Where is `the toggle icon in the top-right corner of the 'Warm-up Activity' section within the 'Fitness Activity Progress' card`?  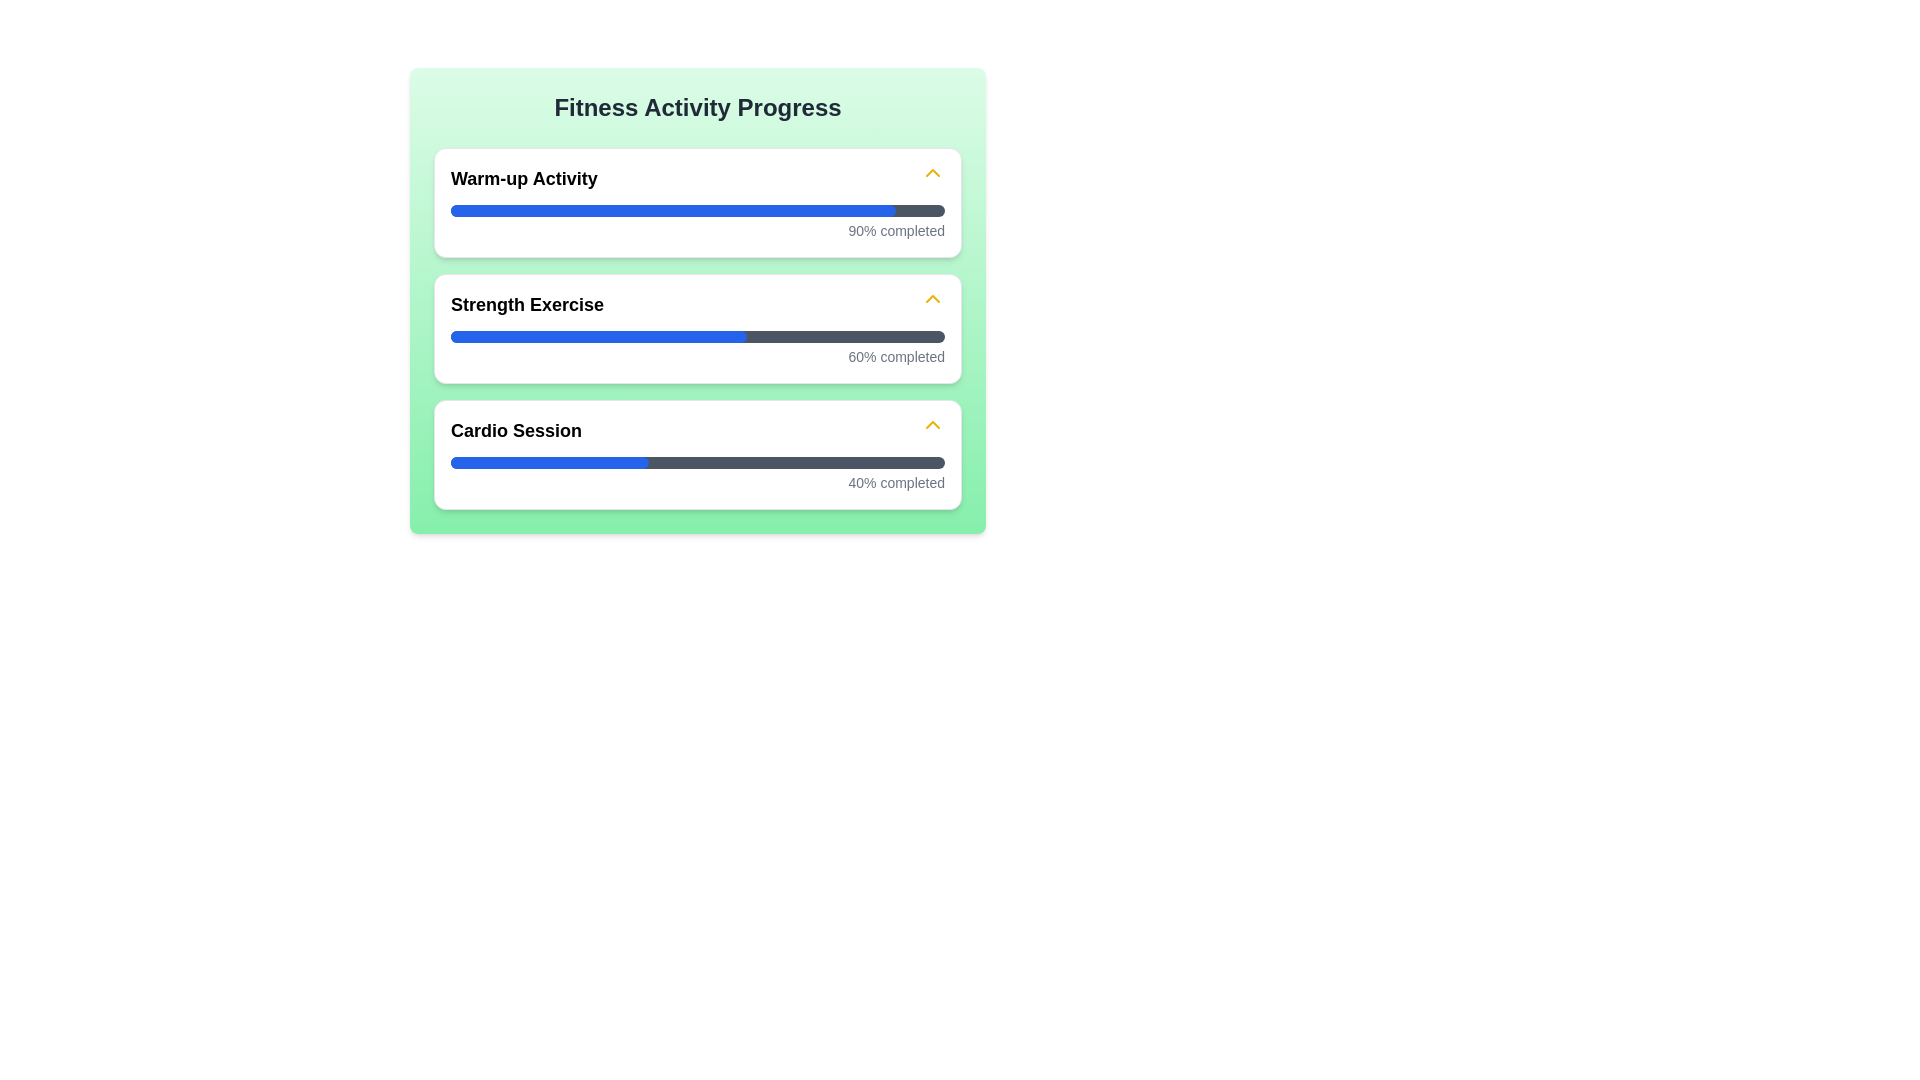 the toggle icon in the top-right corner of the 'Warm-up Activity' section within the 'Fitness Activity Progress' card is located at coordinates (931, 175).